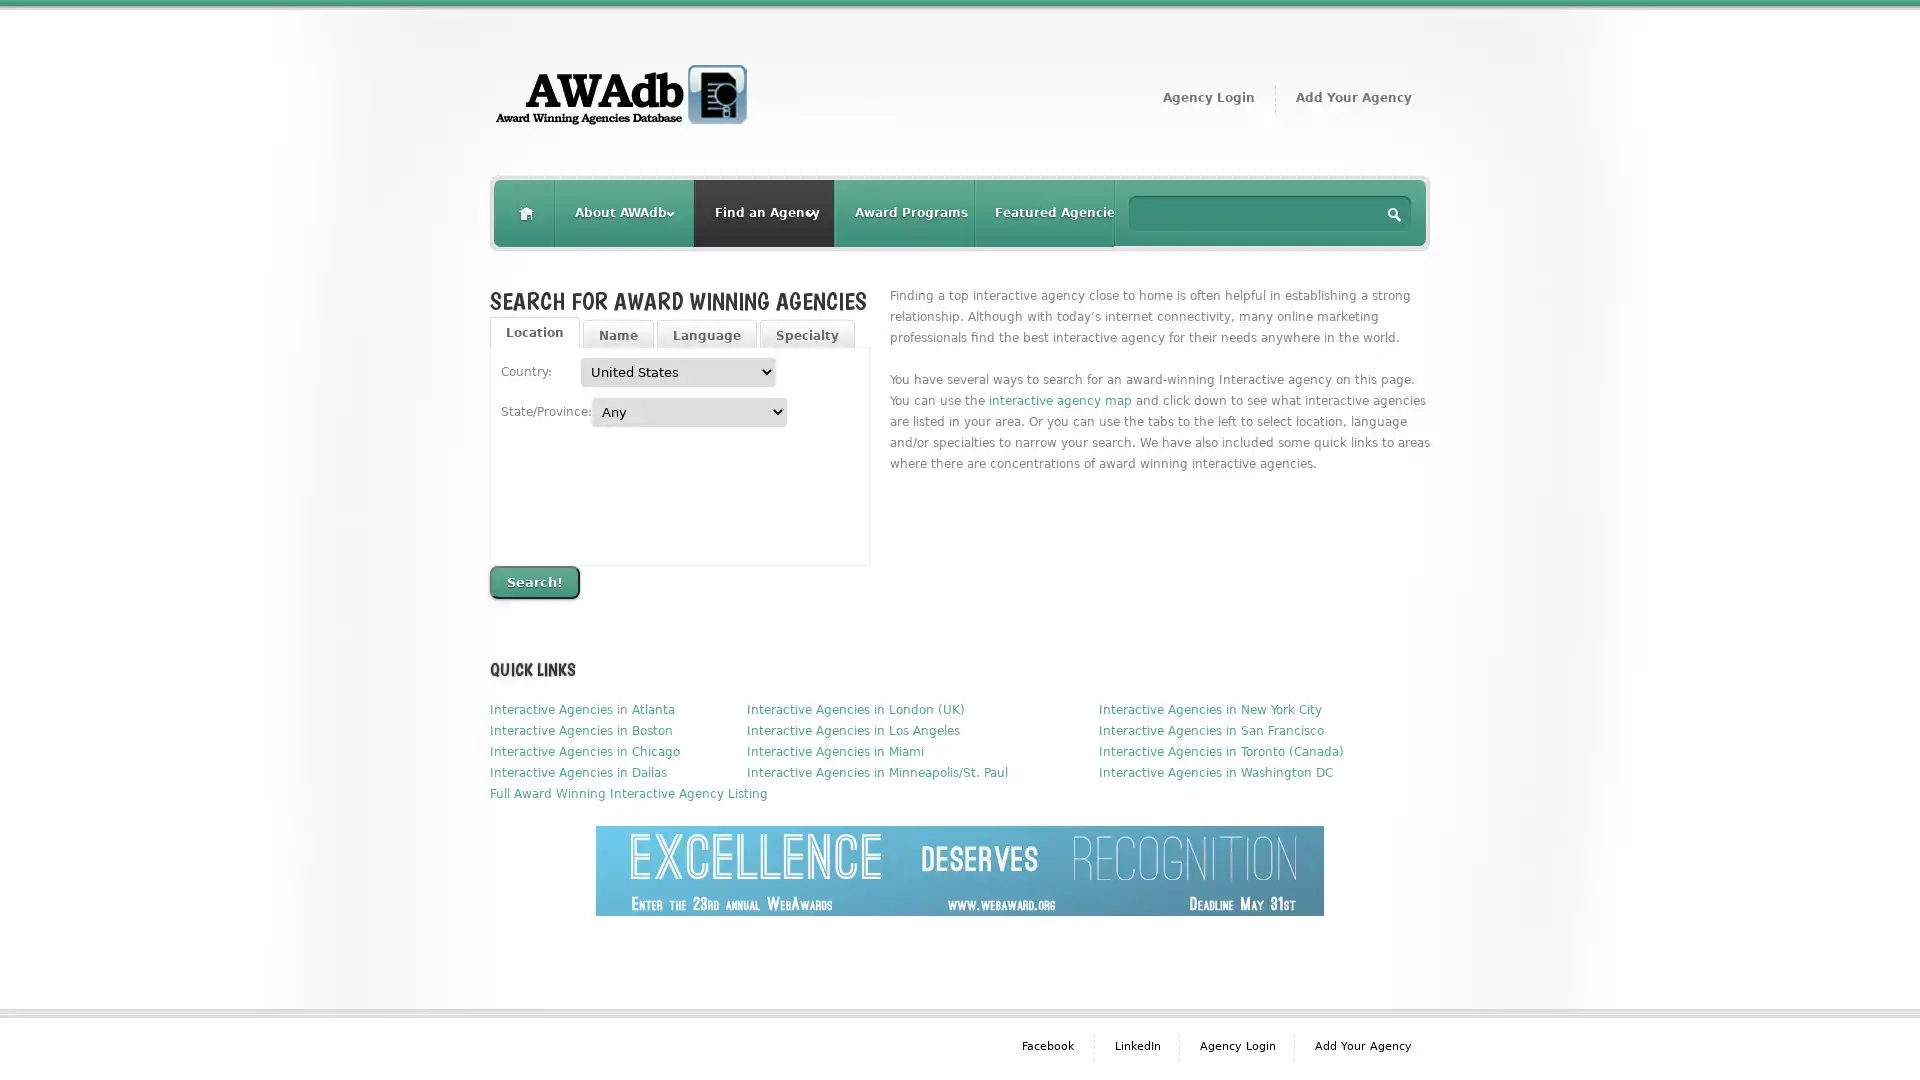 This screenshot has height=1080, width=1920. Describe the element at coordinates (534, 582) in the screenshot. I see `Search!` at that location.